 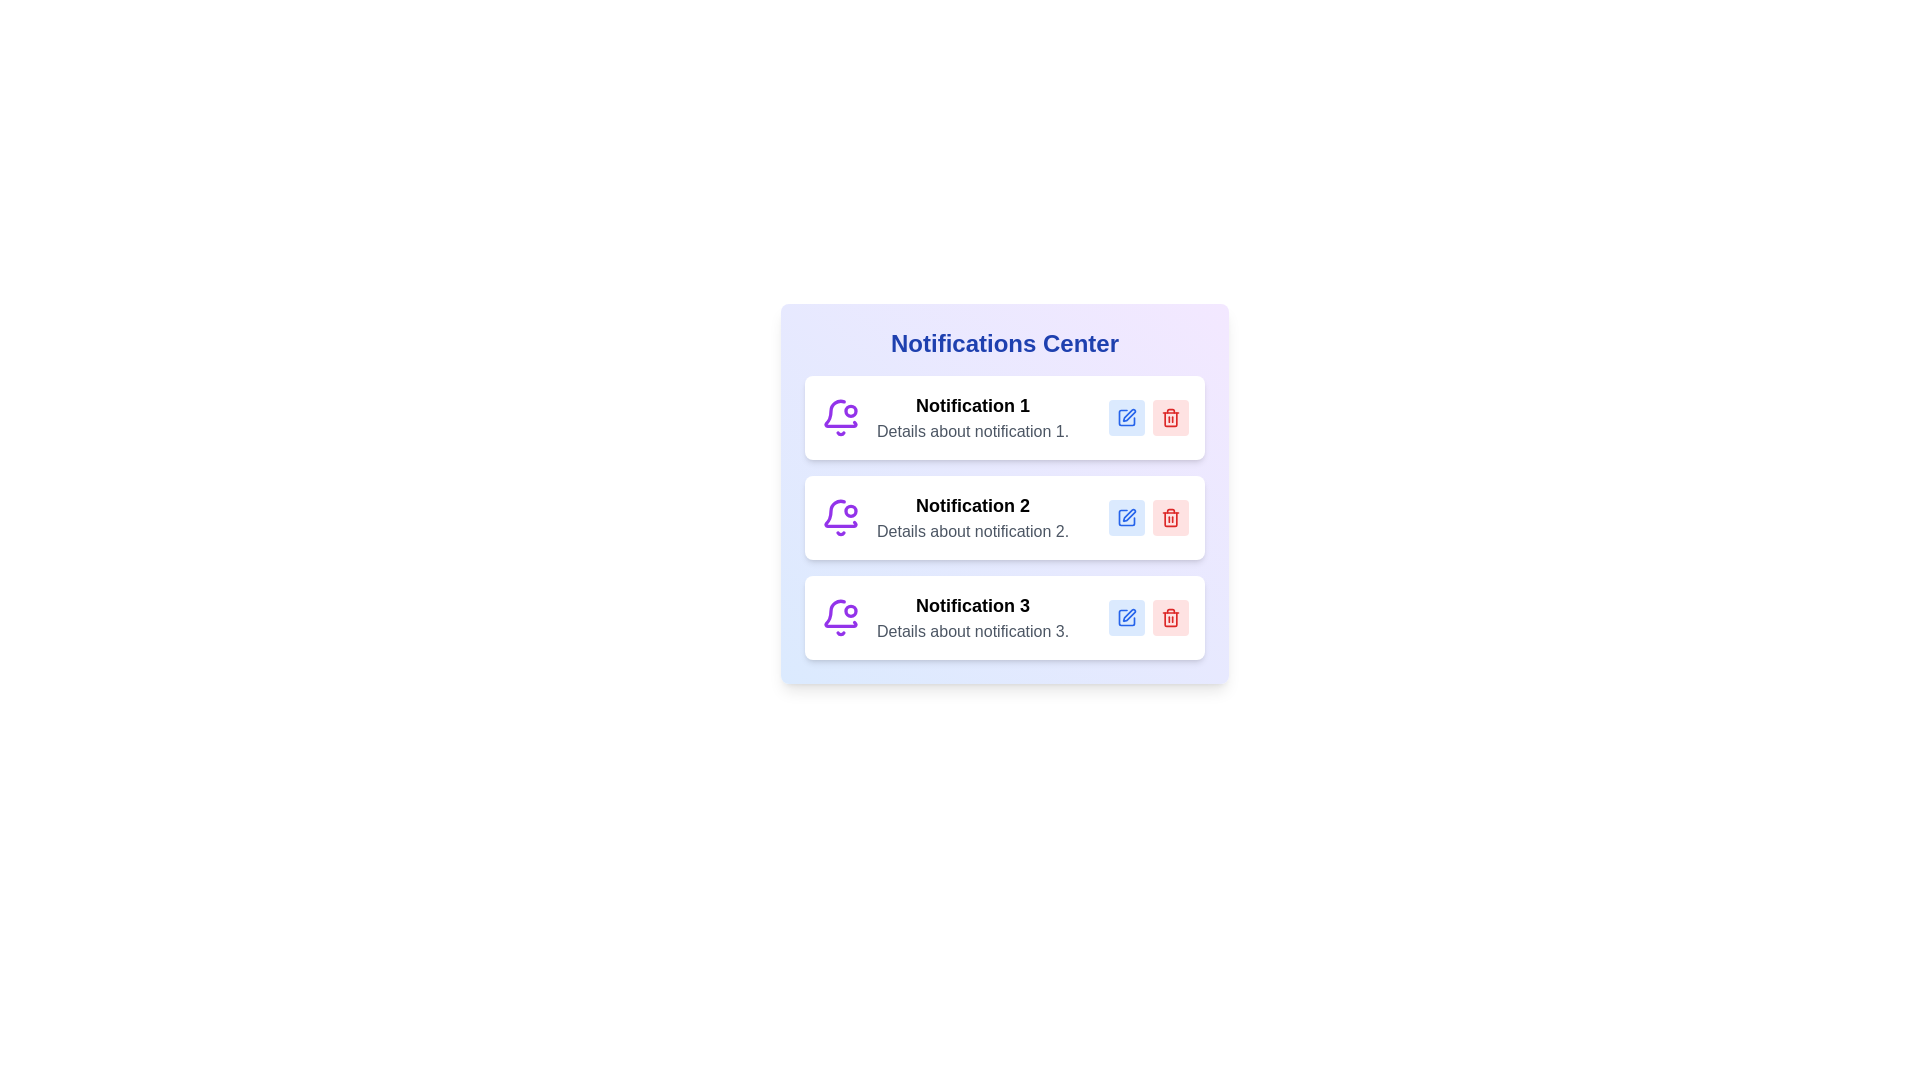 What do you see at coordinates (973, 616) in the screenshot?
I see `the notification text block titled 'Notification 3' which contains details about notification 3` at bounding box center [973, 616].